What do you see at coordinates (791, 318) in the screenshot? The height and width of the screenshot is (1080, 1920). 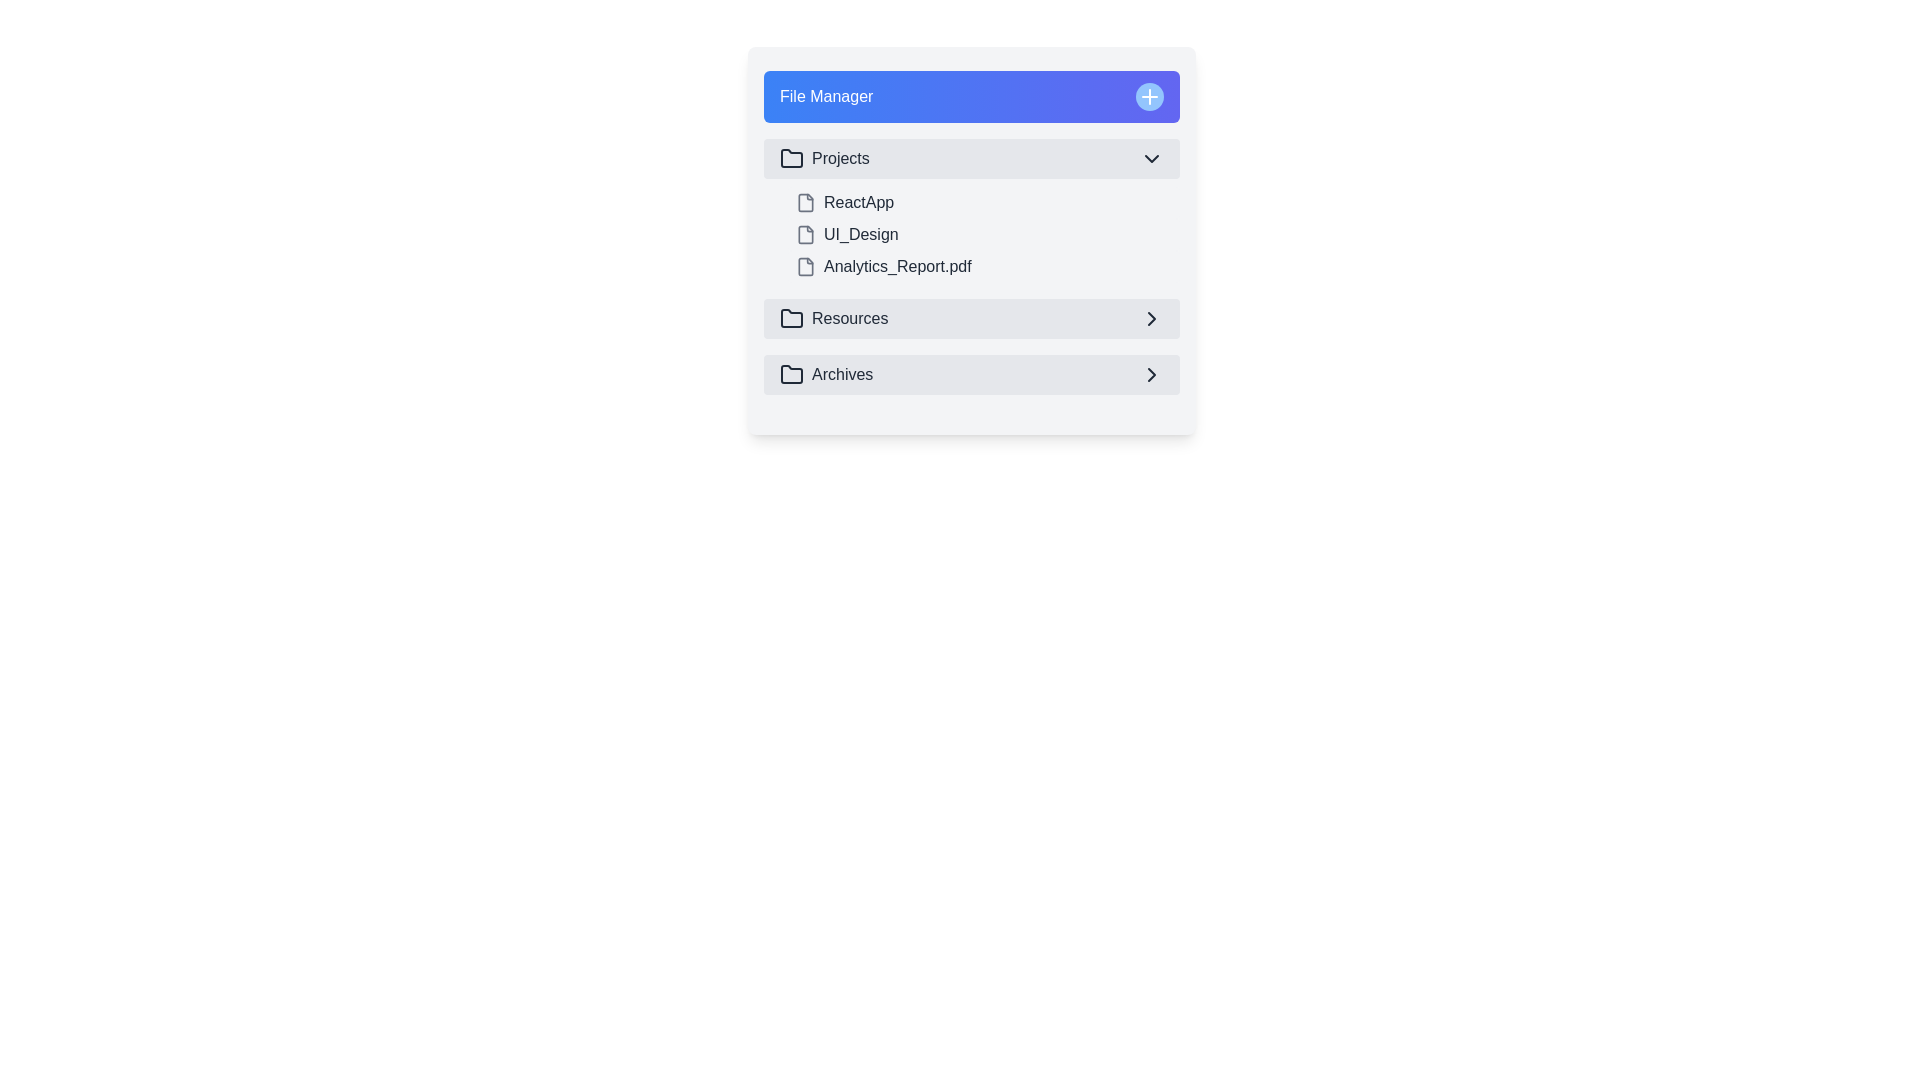 I see `the folder icon, which is the leftmost element` at bounding box center [791, 318].